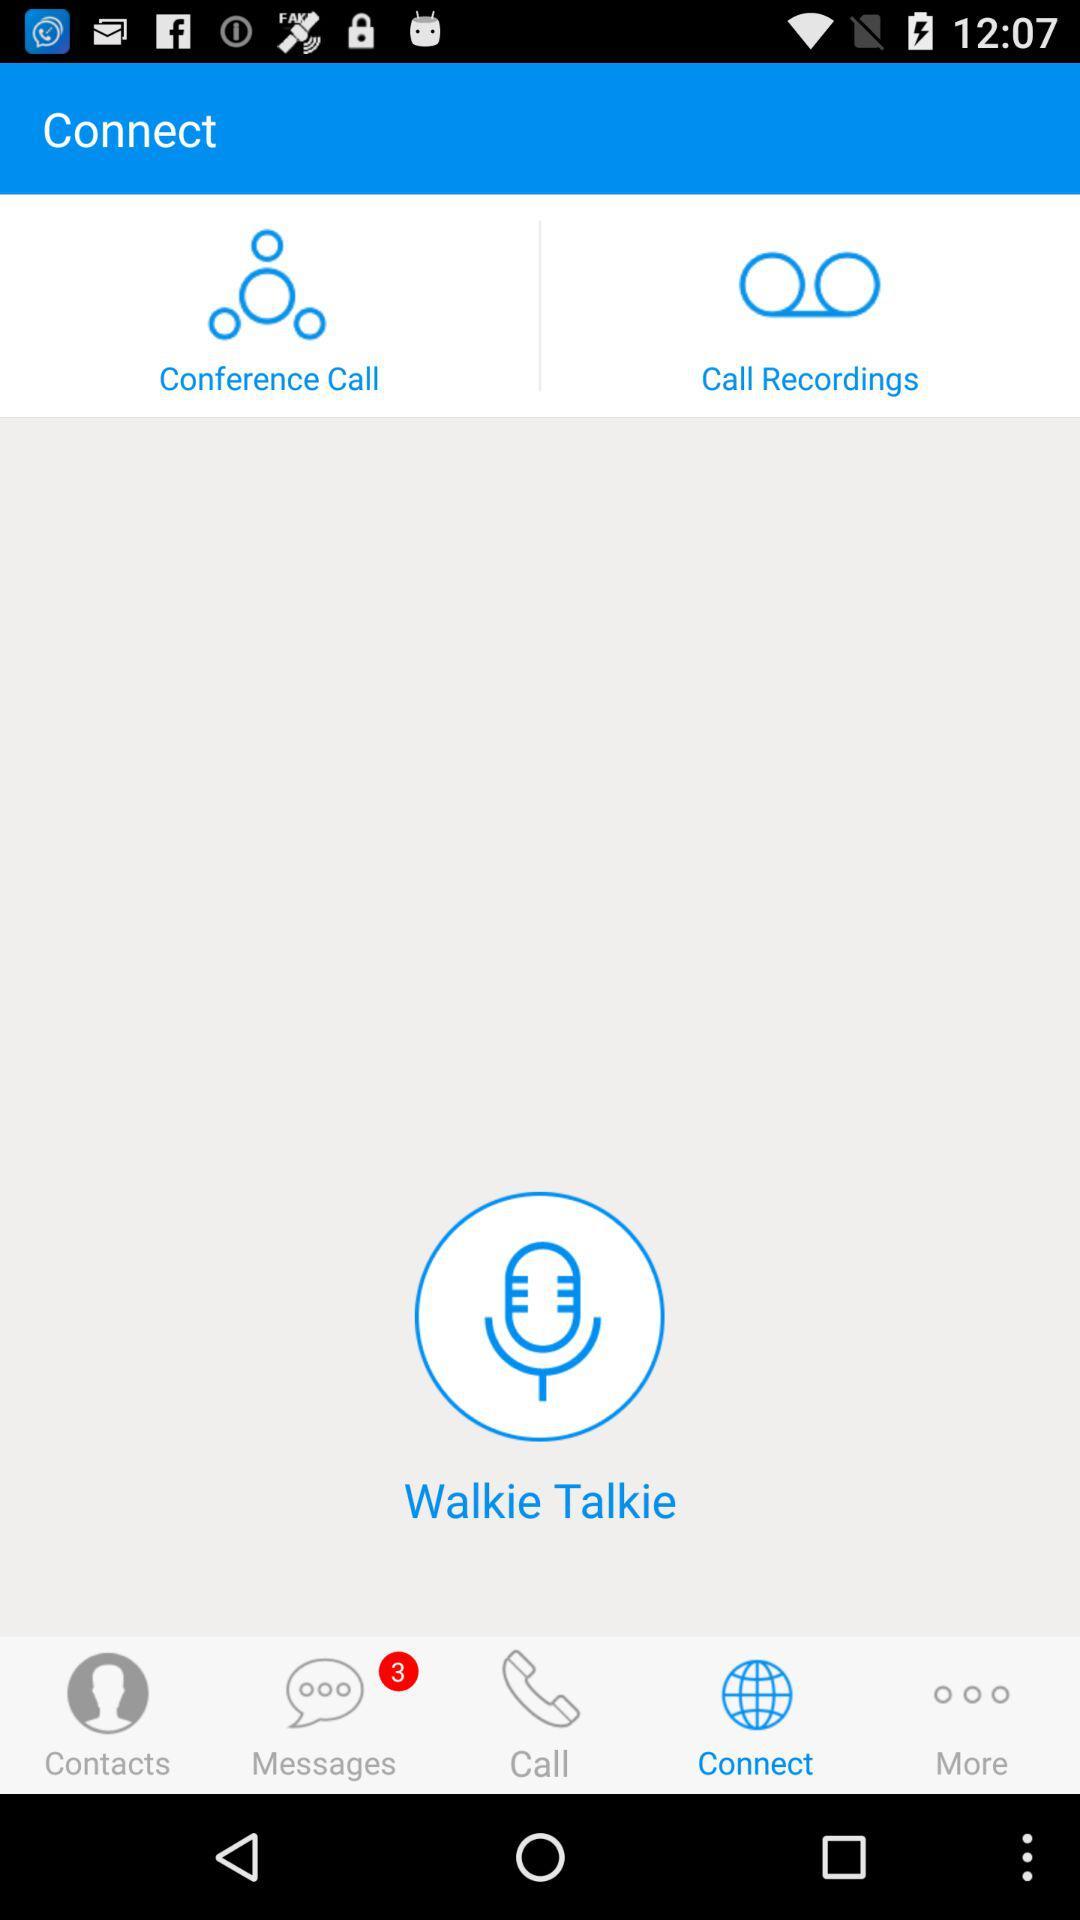 The width and height of the screenshot is (1080, 1920). What do you see at coordinates (538, 1316) in the screenshot?
I see `start microphone` at bounding box center [538, 1316].